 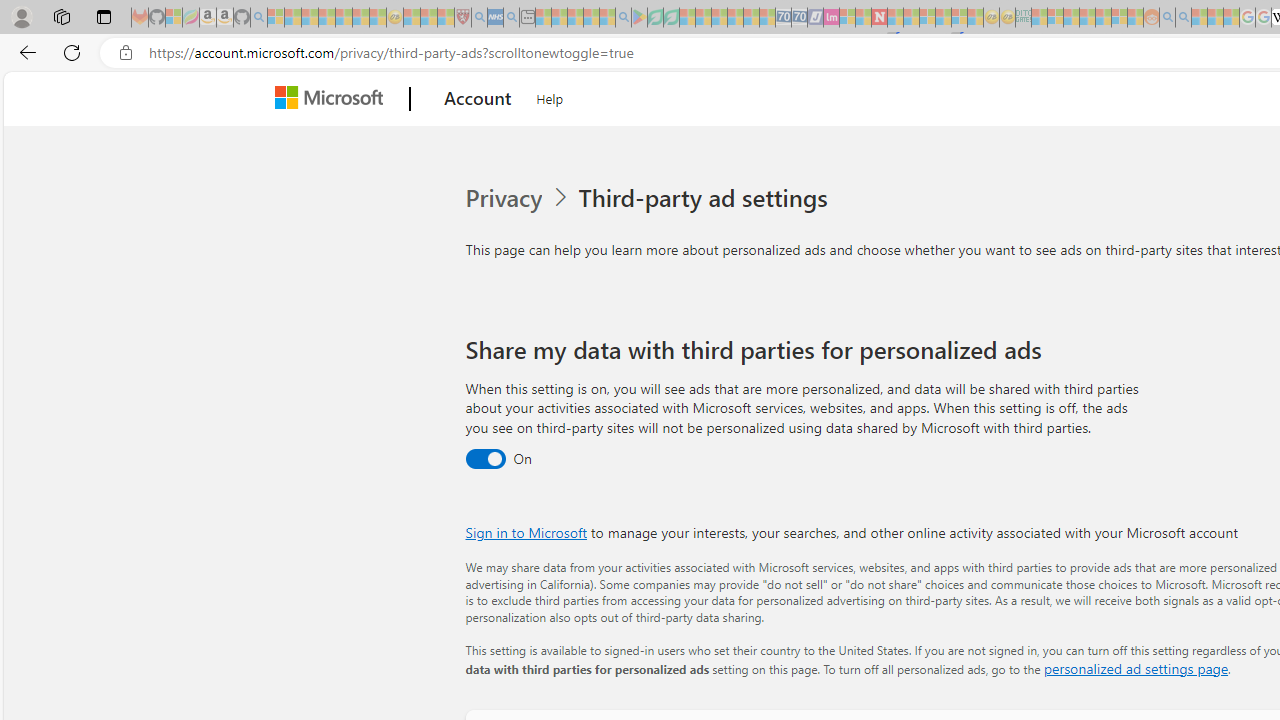 What do you see at coordinates (1136, 668) in the screenshot?
I see `'personalized ad settings page'` at bounding box center [1136, 668].